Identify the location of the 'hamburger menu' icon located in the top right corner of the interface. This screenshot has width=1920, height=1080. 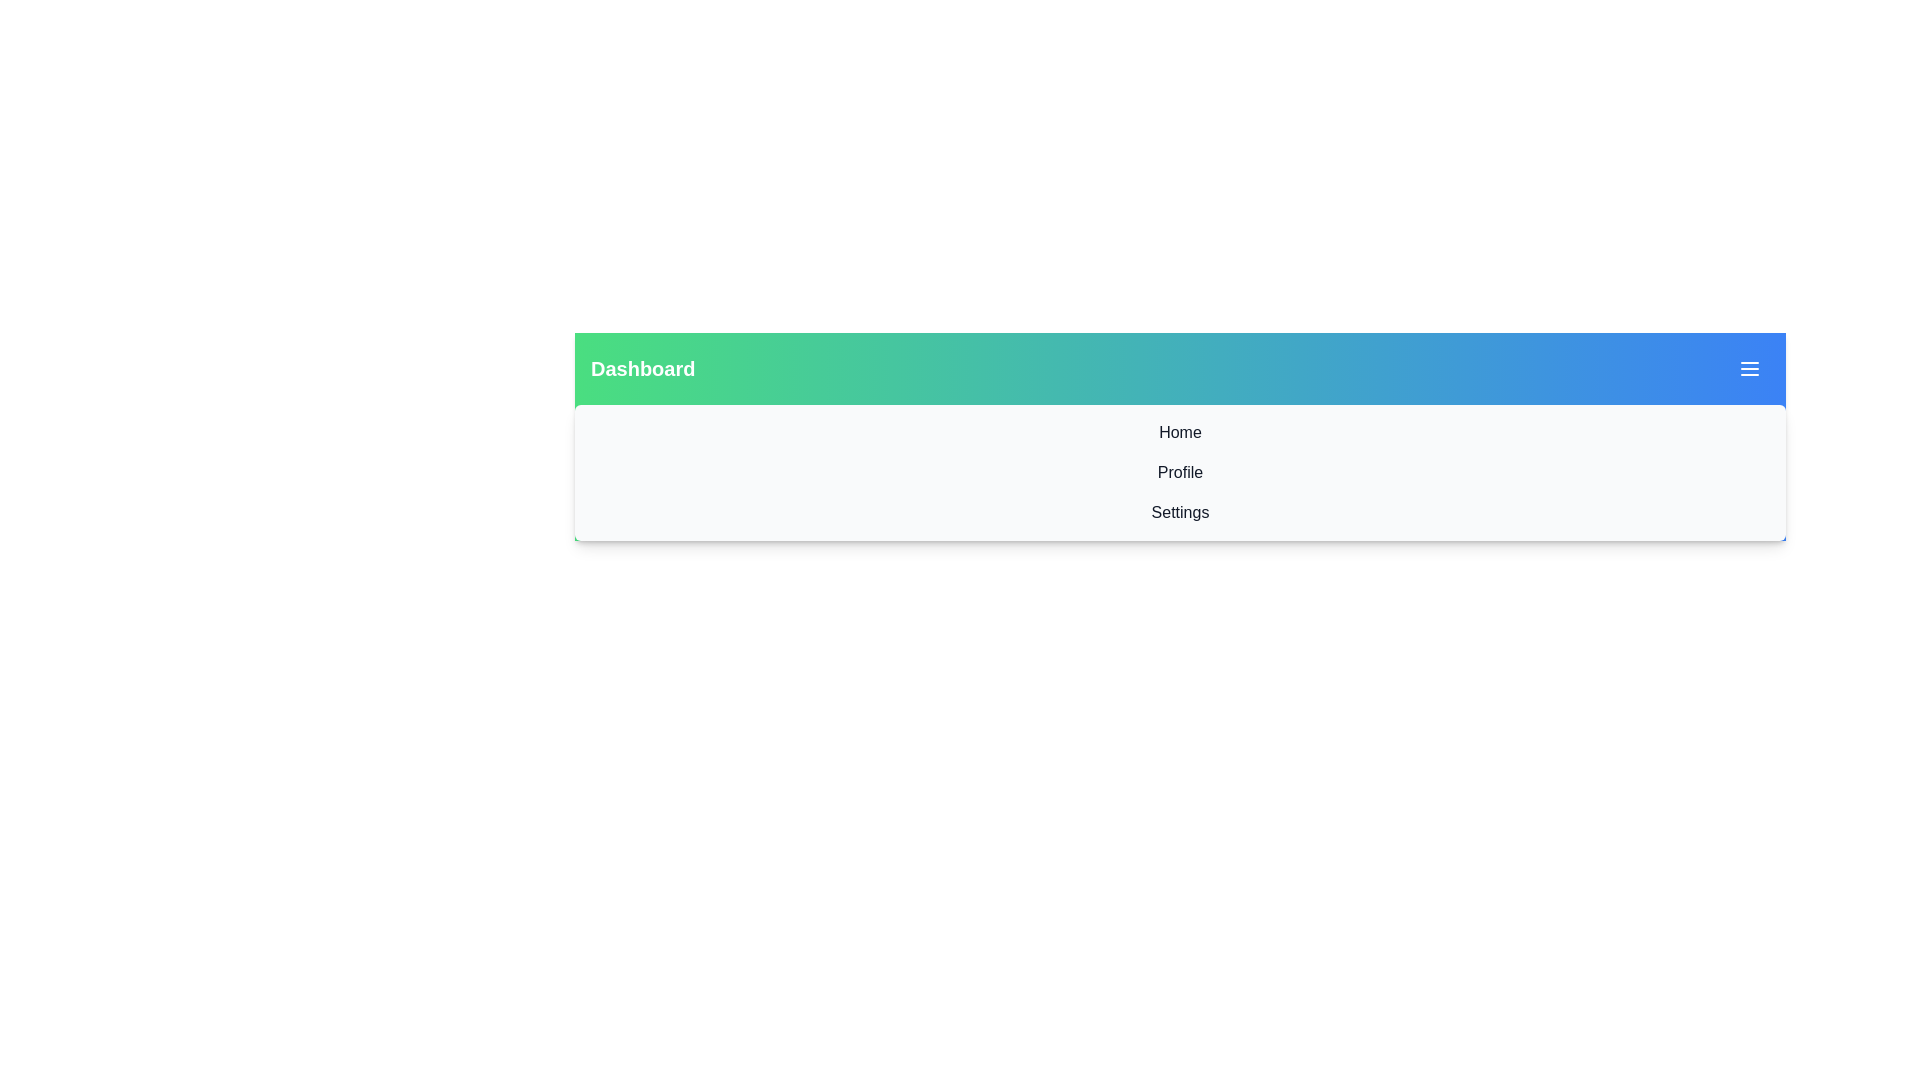
(1749, 369).